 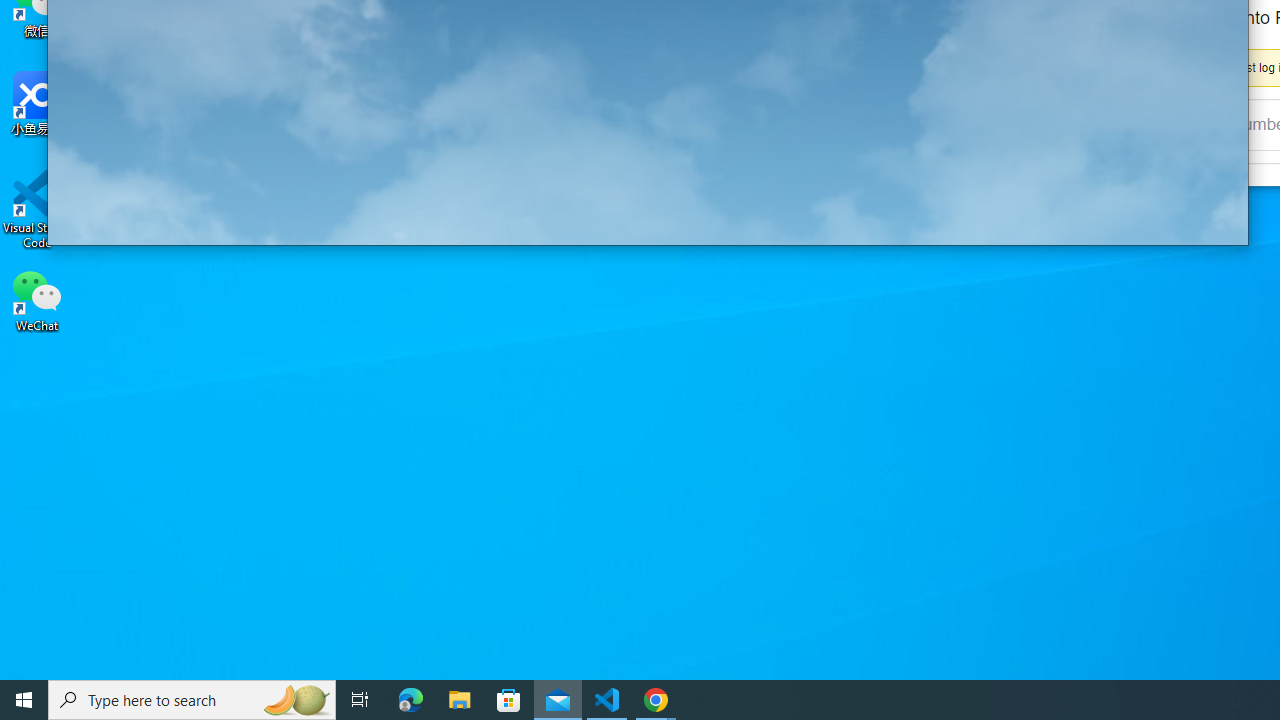 I want to click on 'Search highlights icon opens search home window', so click(x=294, y=698).